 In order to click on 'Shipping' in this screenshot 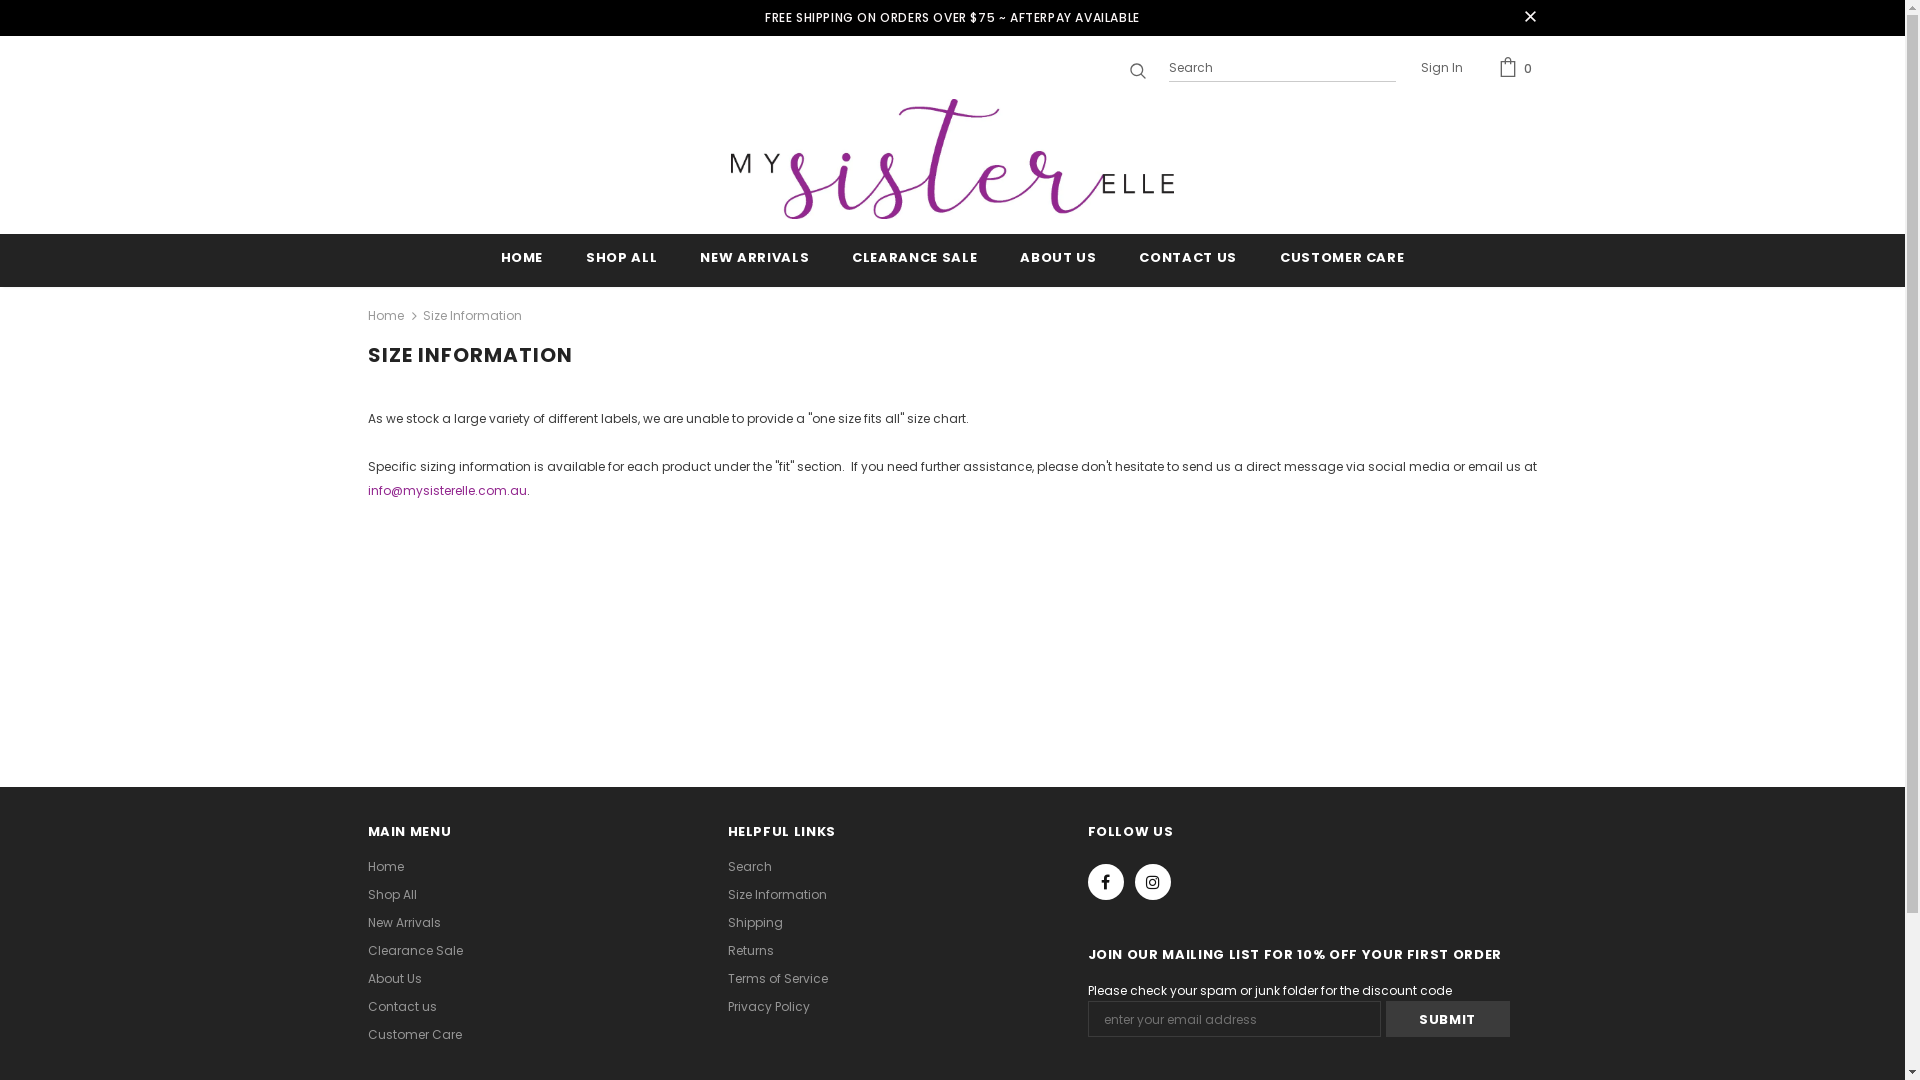, I will do `click(754, 922)`.